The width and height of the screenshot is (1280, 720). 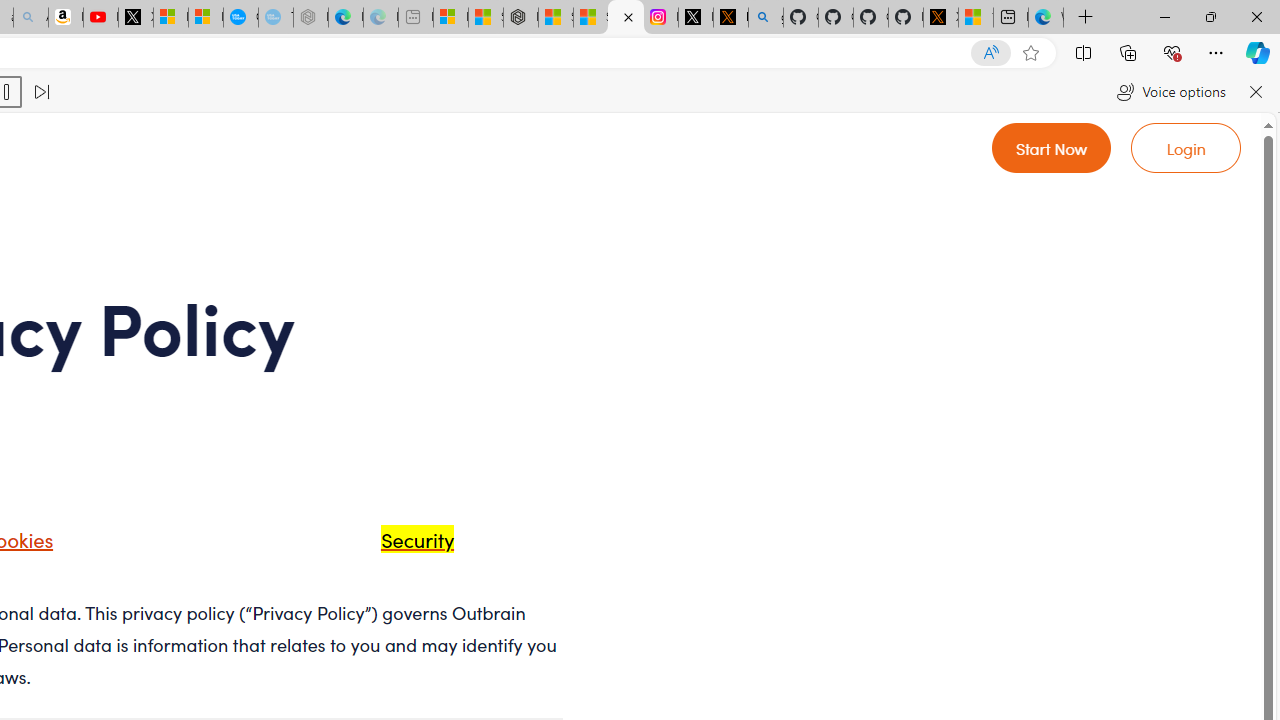 I want to click on 'The most popular Google ', so click(x=274, y=17).